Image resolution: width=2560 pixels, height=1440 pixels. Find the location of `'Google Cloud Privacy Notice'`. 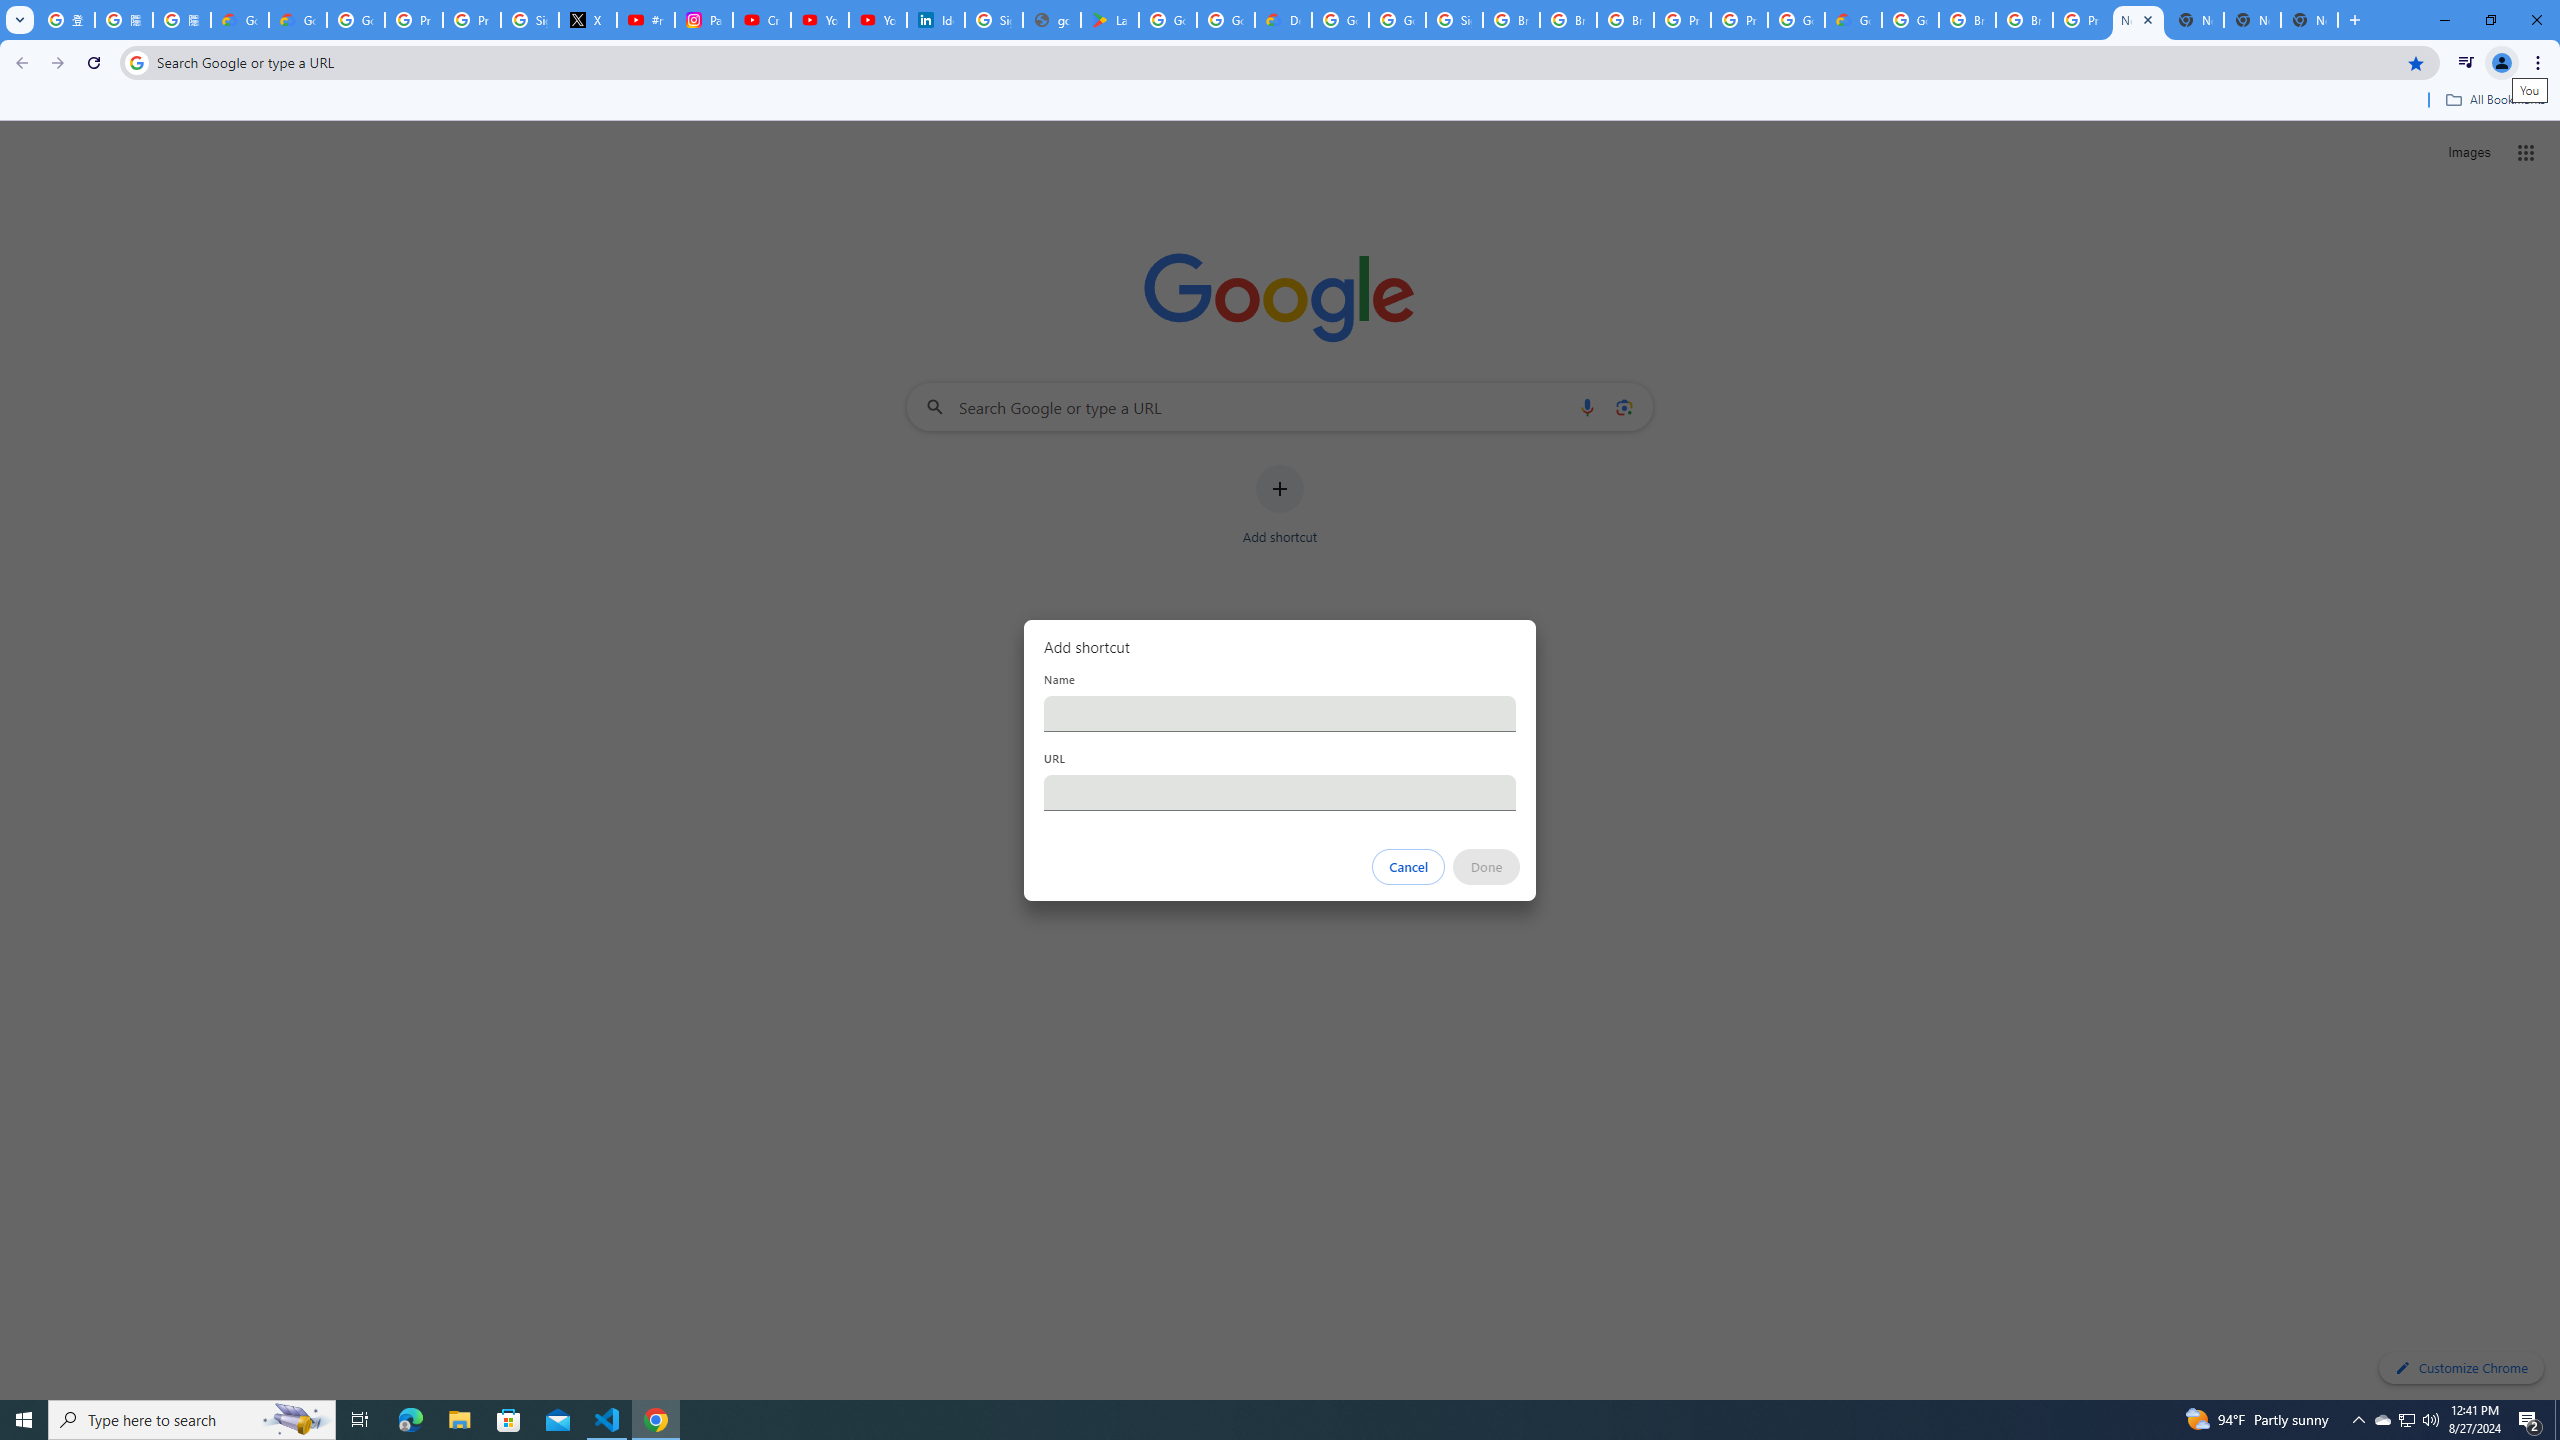

'Google Cloud Privacy Notice' is located at coordinates (240, 19).